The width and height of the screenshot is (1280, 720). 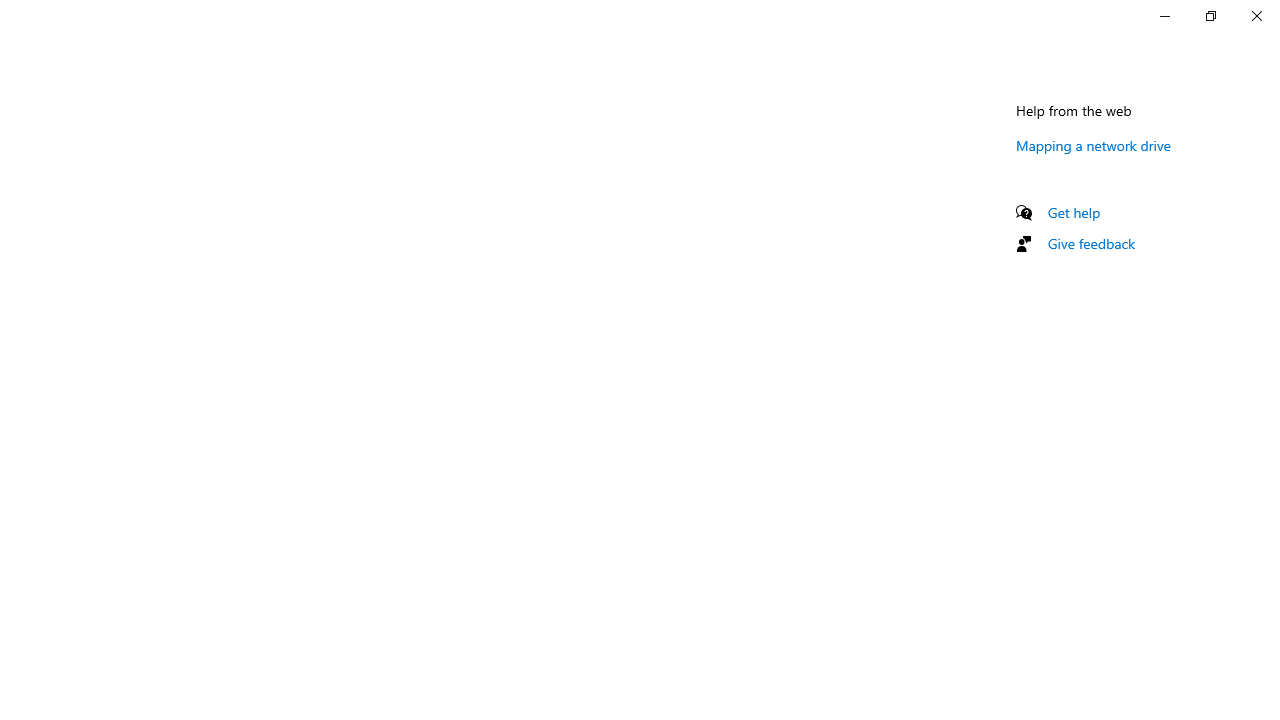 What do you see at coordinates (1090, 242) in the screenshot?
I see `'Give feedback'` at bounding box center [1090, 242].